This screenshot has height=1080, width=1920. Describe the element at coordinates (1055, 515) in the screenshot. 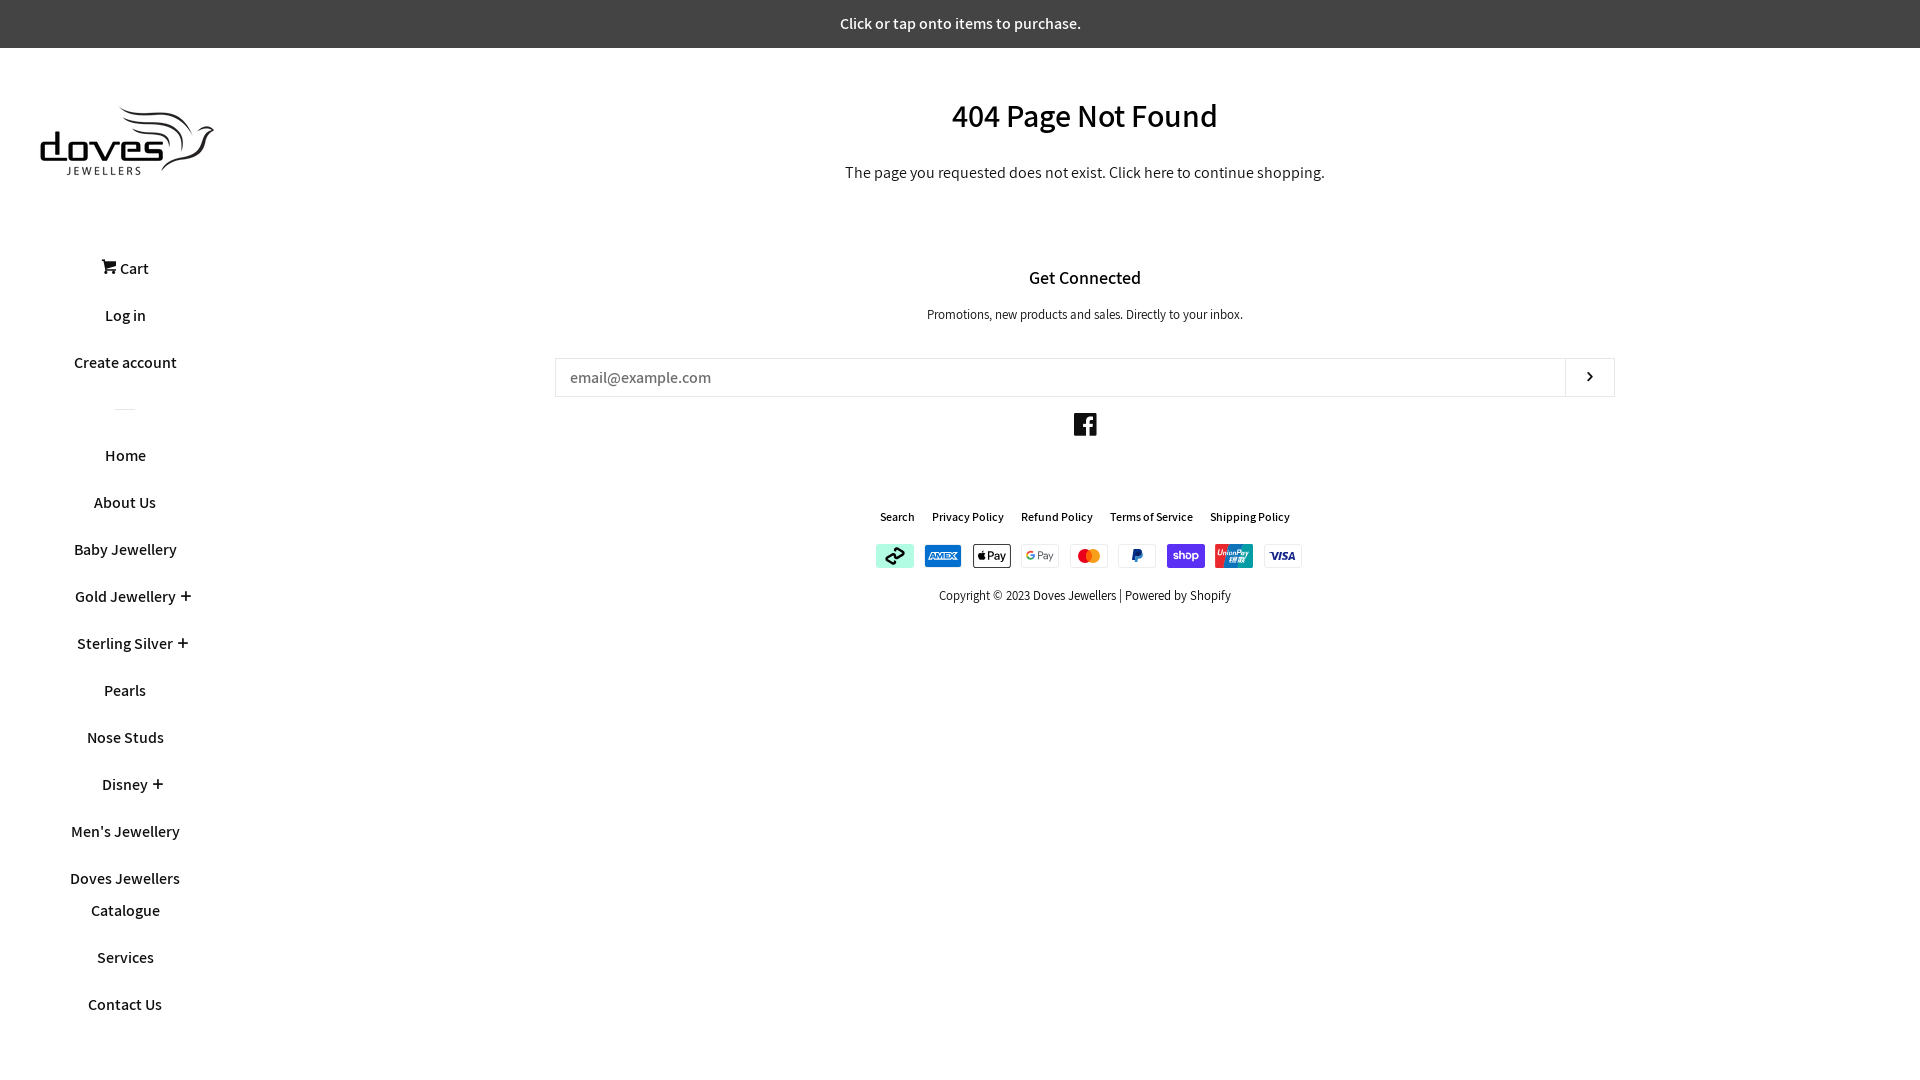

I see `'Refund Policy'` at that location.